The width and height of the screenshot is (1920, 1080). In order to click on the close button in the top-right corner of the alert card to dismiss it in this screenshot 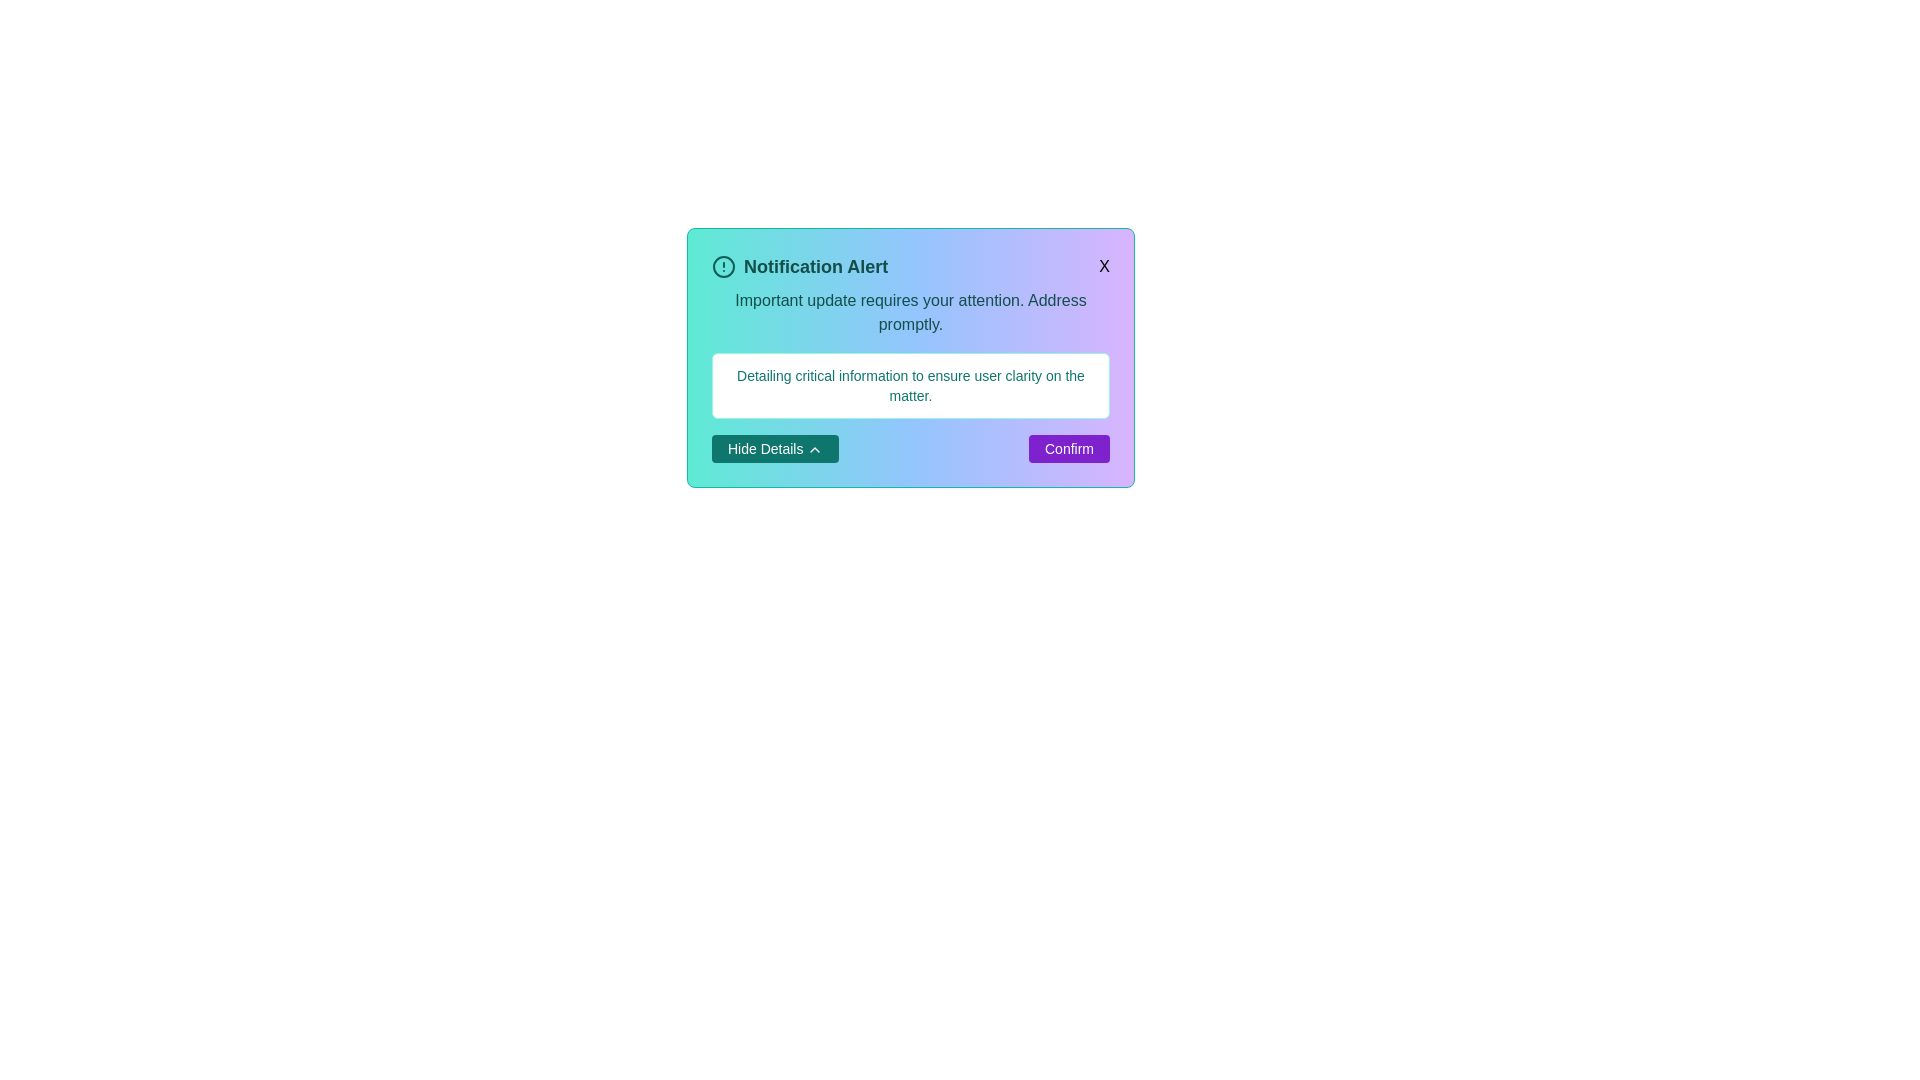, I will do `click(1103, 265)`.